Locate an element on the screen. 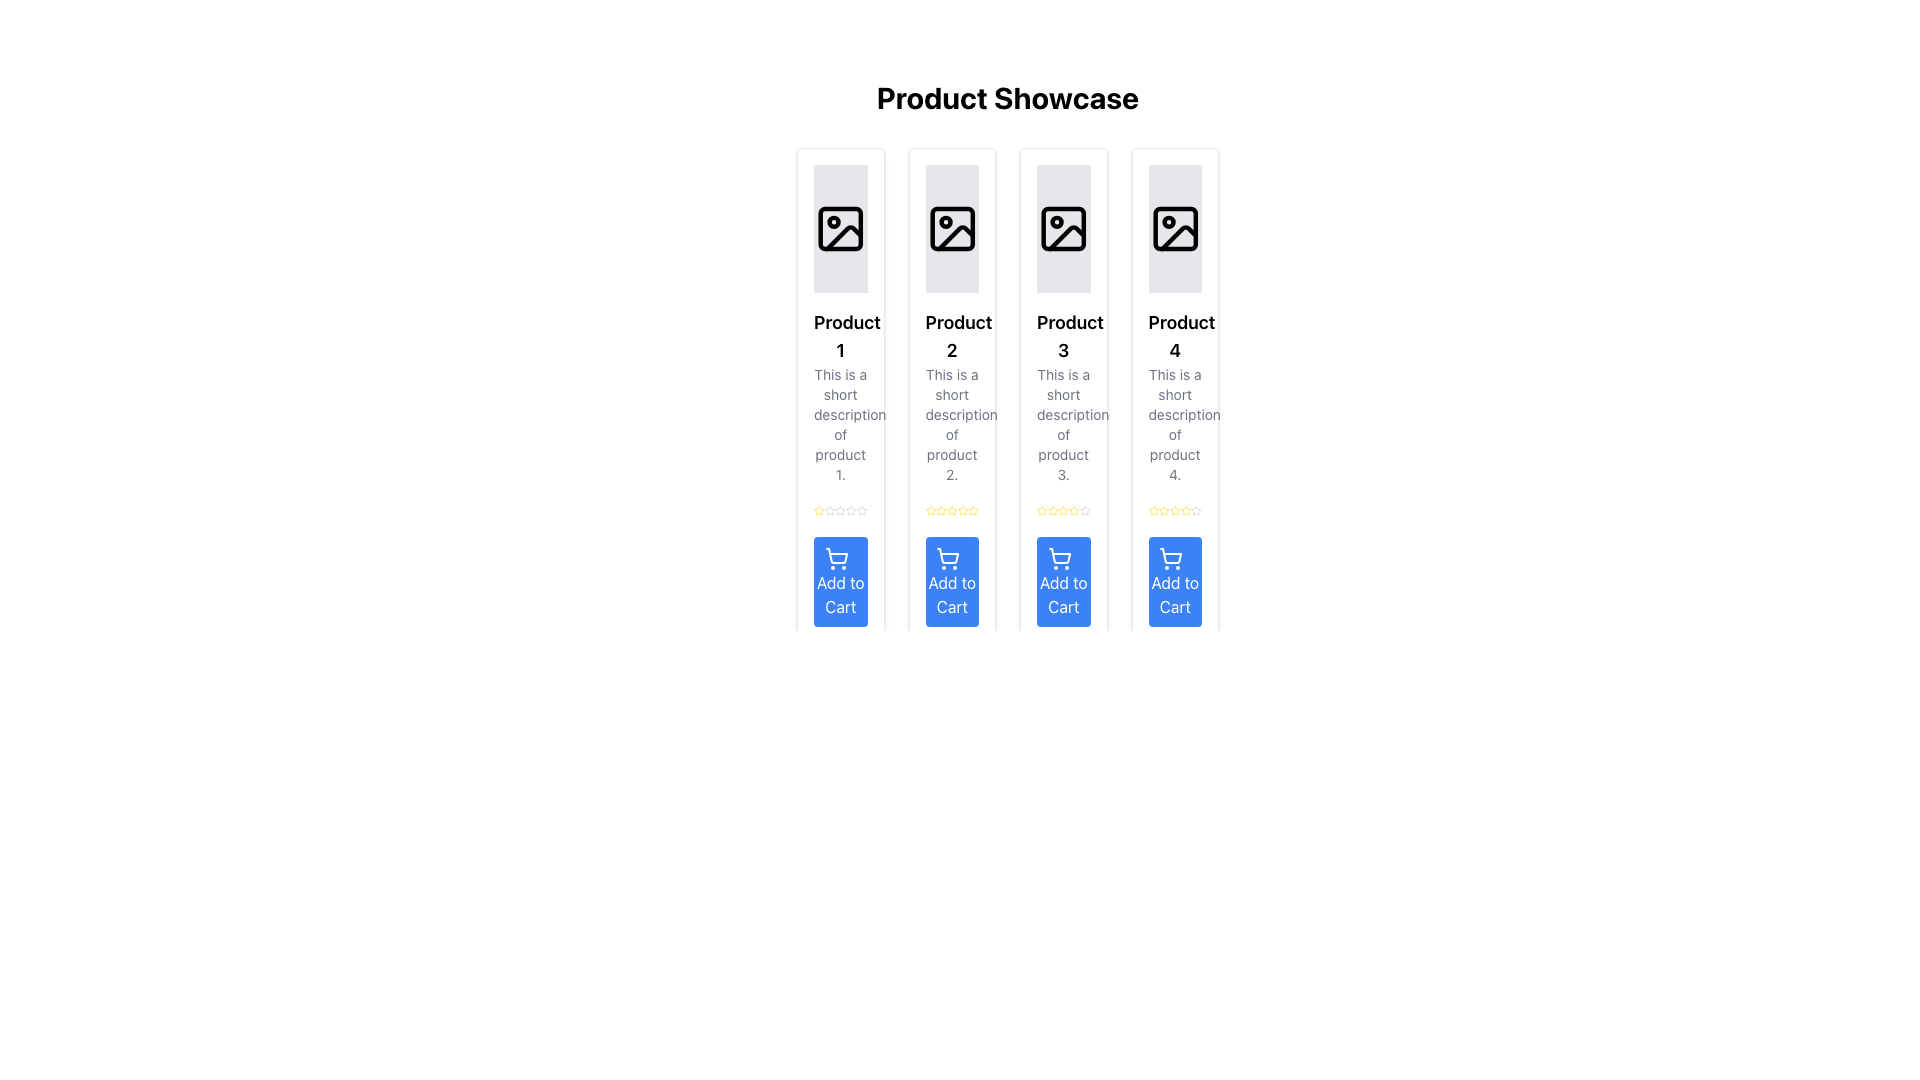 Image resolution: width=1920 pixels, height=1080 pixels. the fourth rating star in the first product card is located at coordinates (840, 509).